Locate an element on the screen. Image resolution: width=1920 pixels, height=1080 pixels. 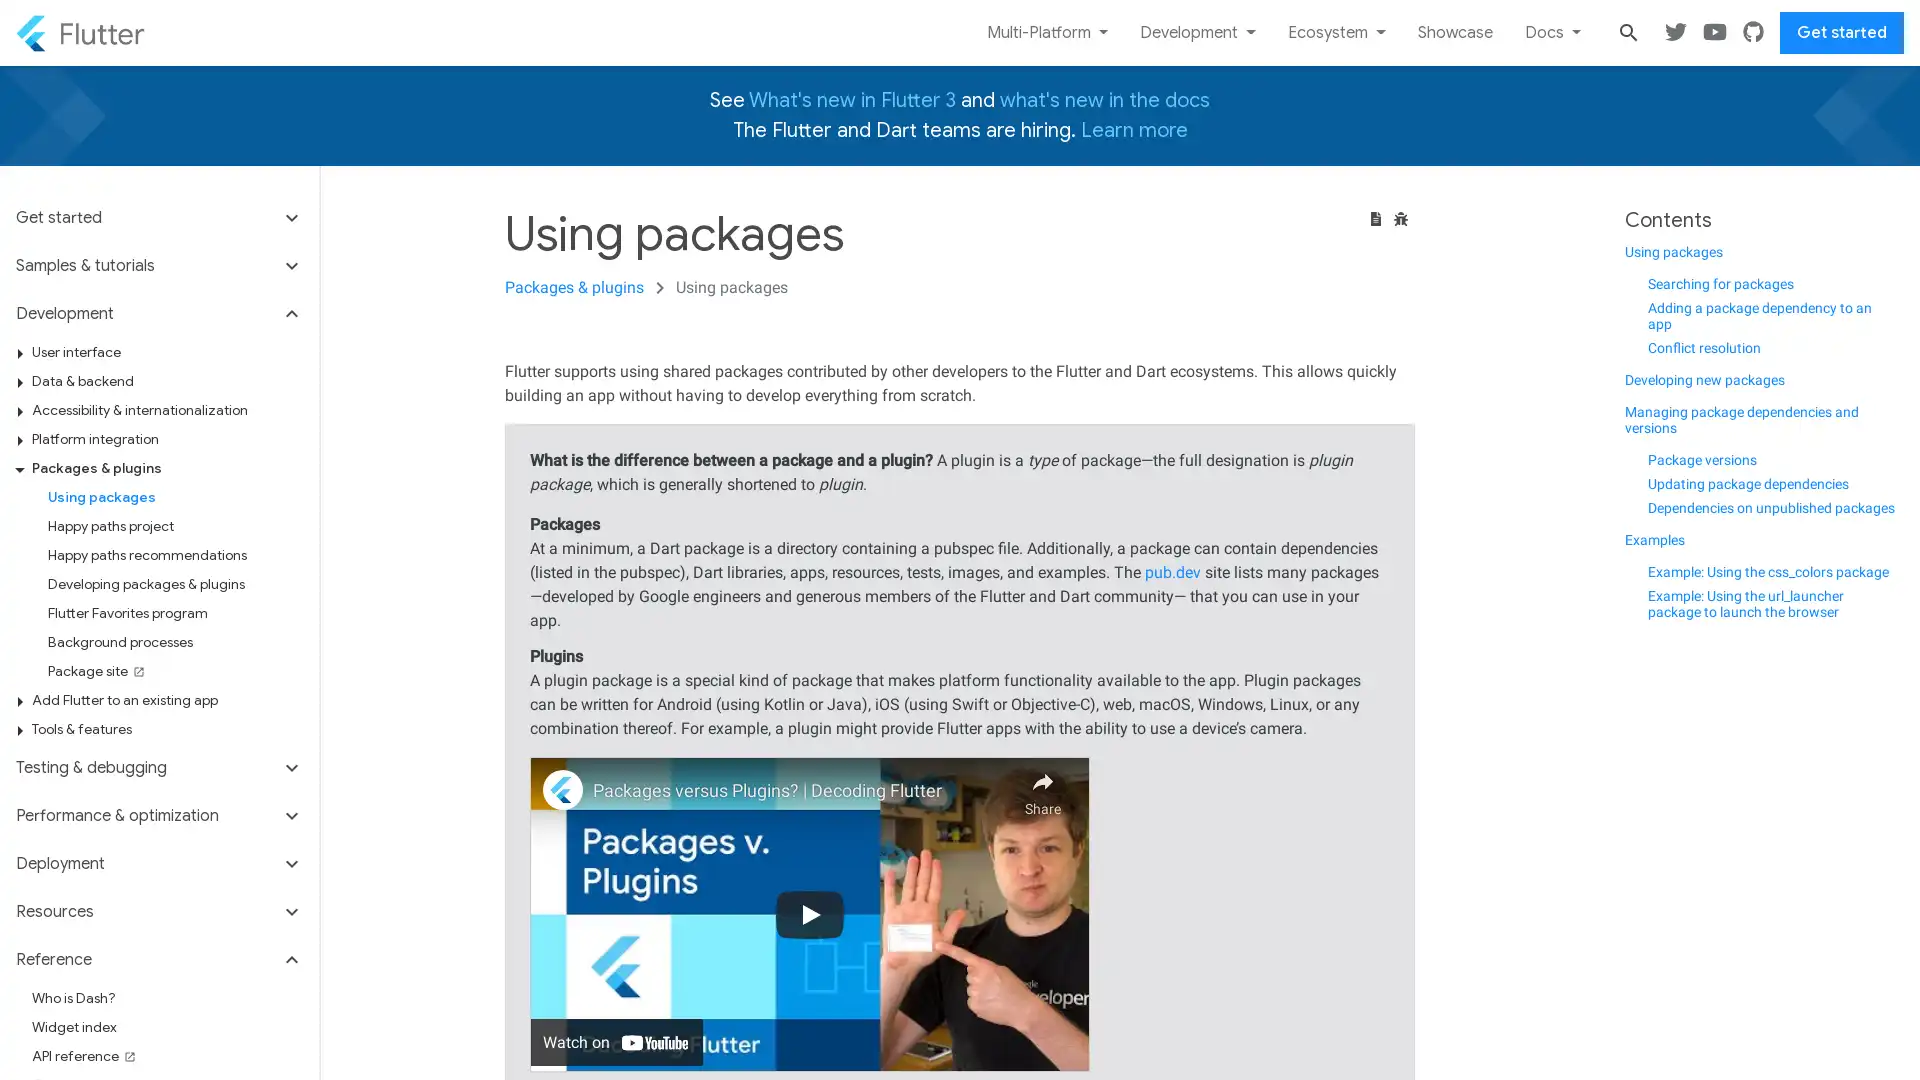
arrow_drop_down User interface is located at coordinates (167, 351).